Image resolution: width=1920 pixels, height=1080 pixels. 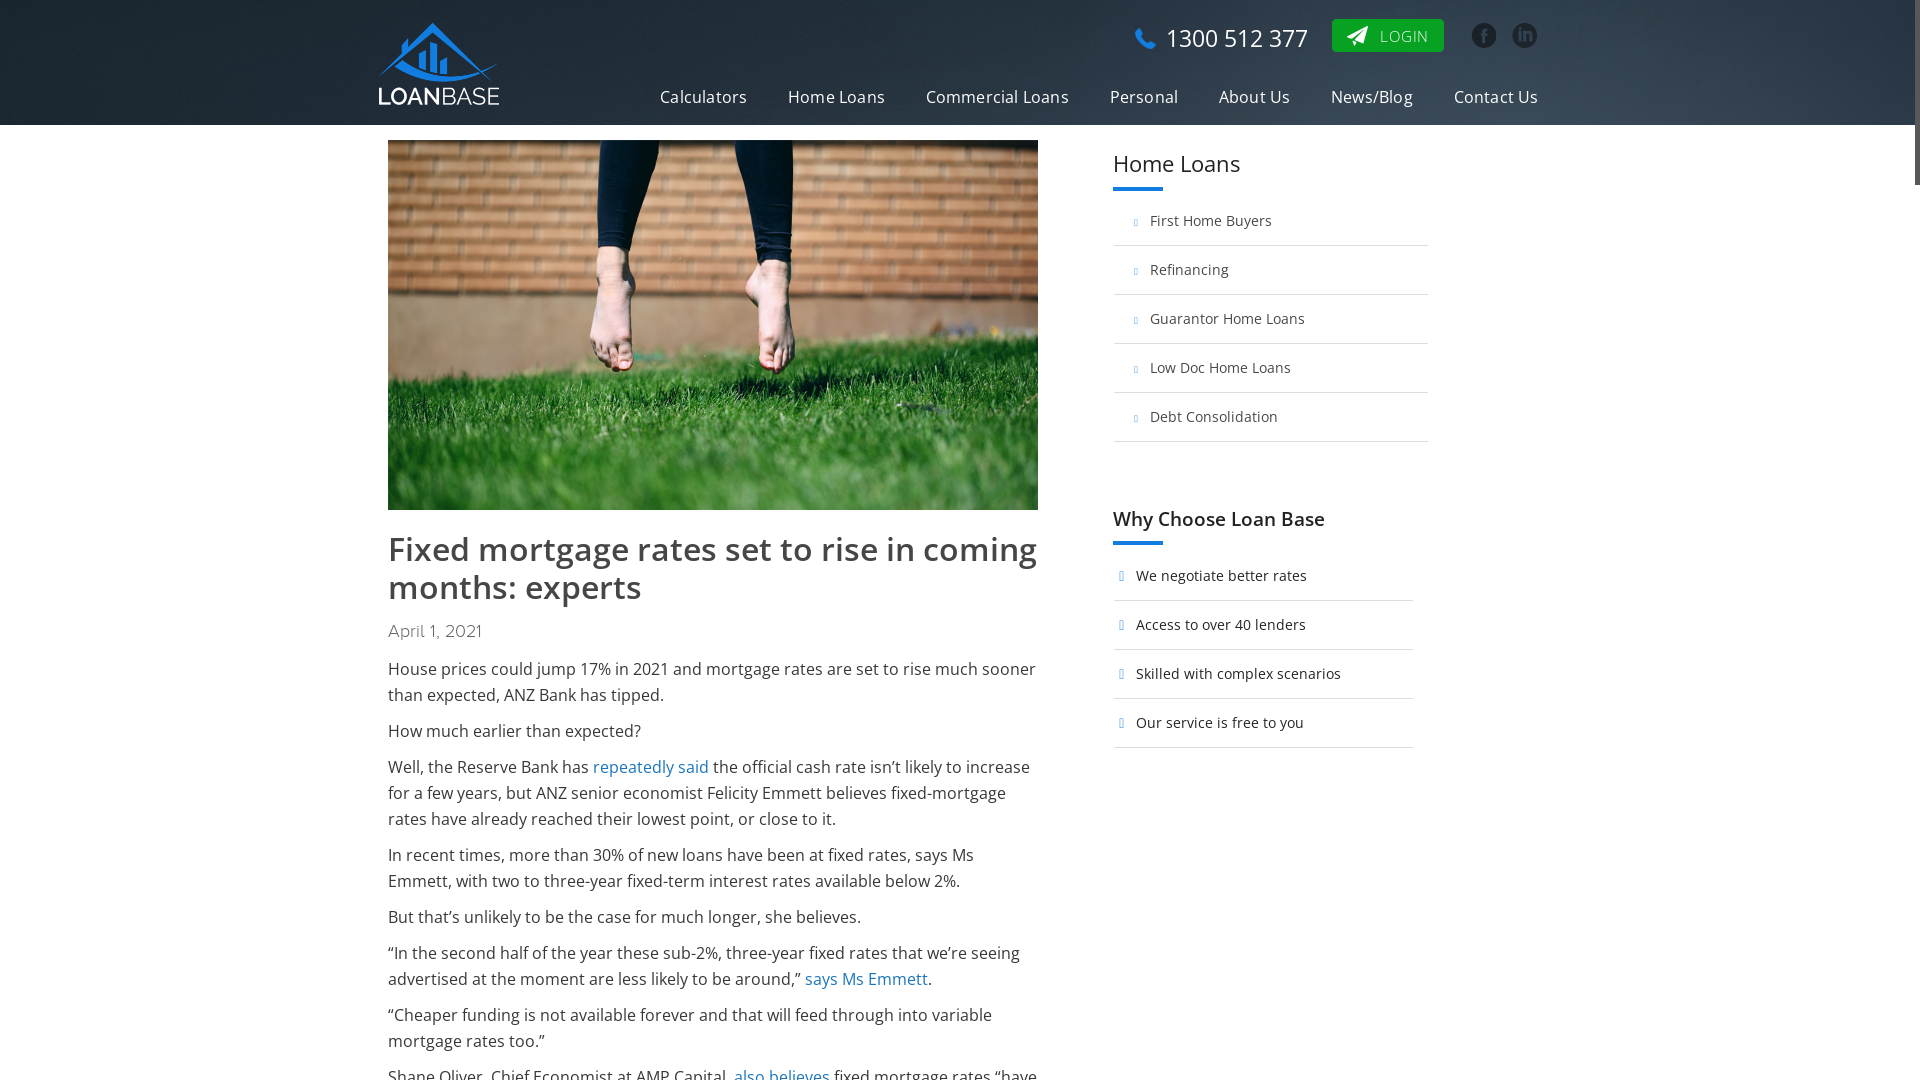 What do you see at coordinates (997, 96) in the screenshot?
I see `'Commercial Loans'` at bounding box center [997, 96].